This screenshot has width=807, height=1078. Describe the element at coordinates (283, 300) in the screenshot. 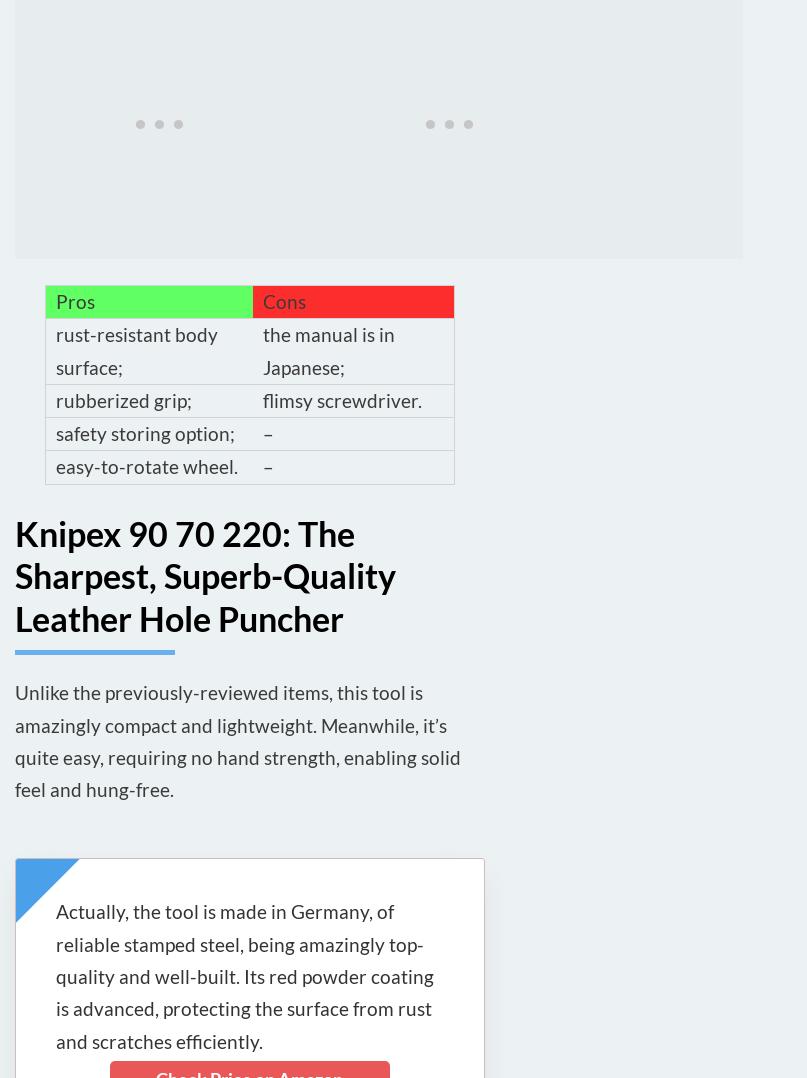

I see `'Cons'` at that location.